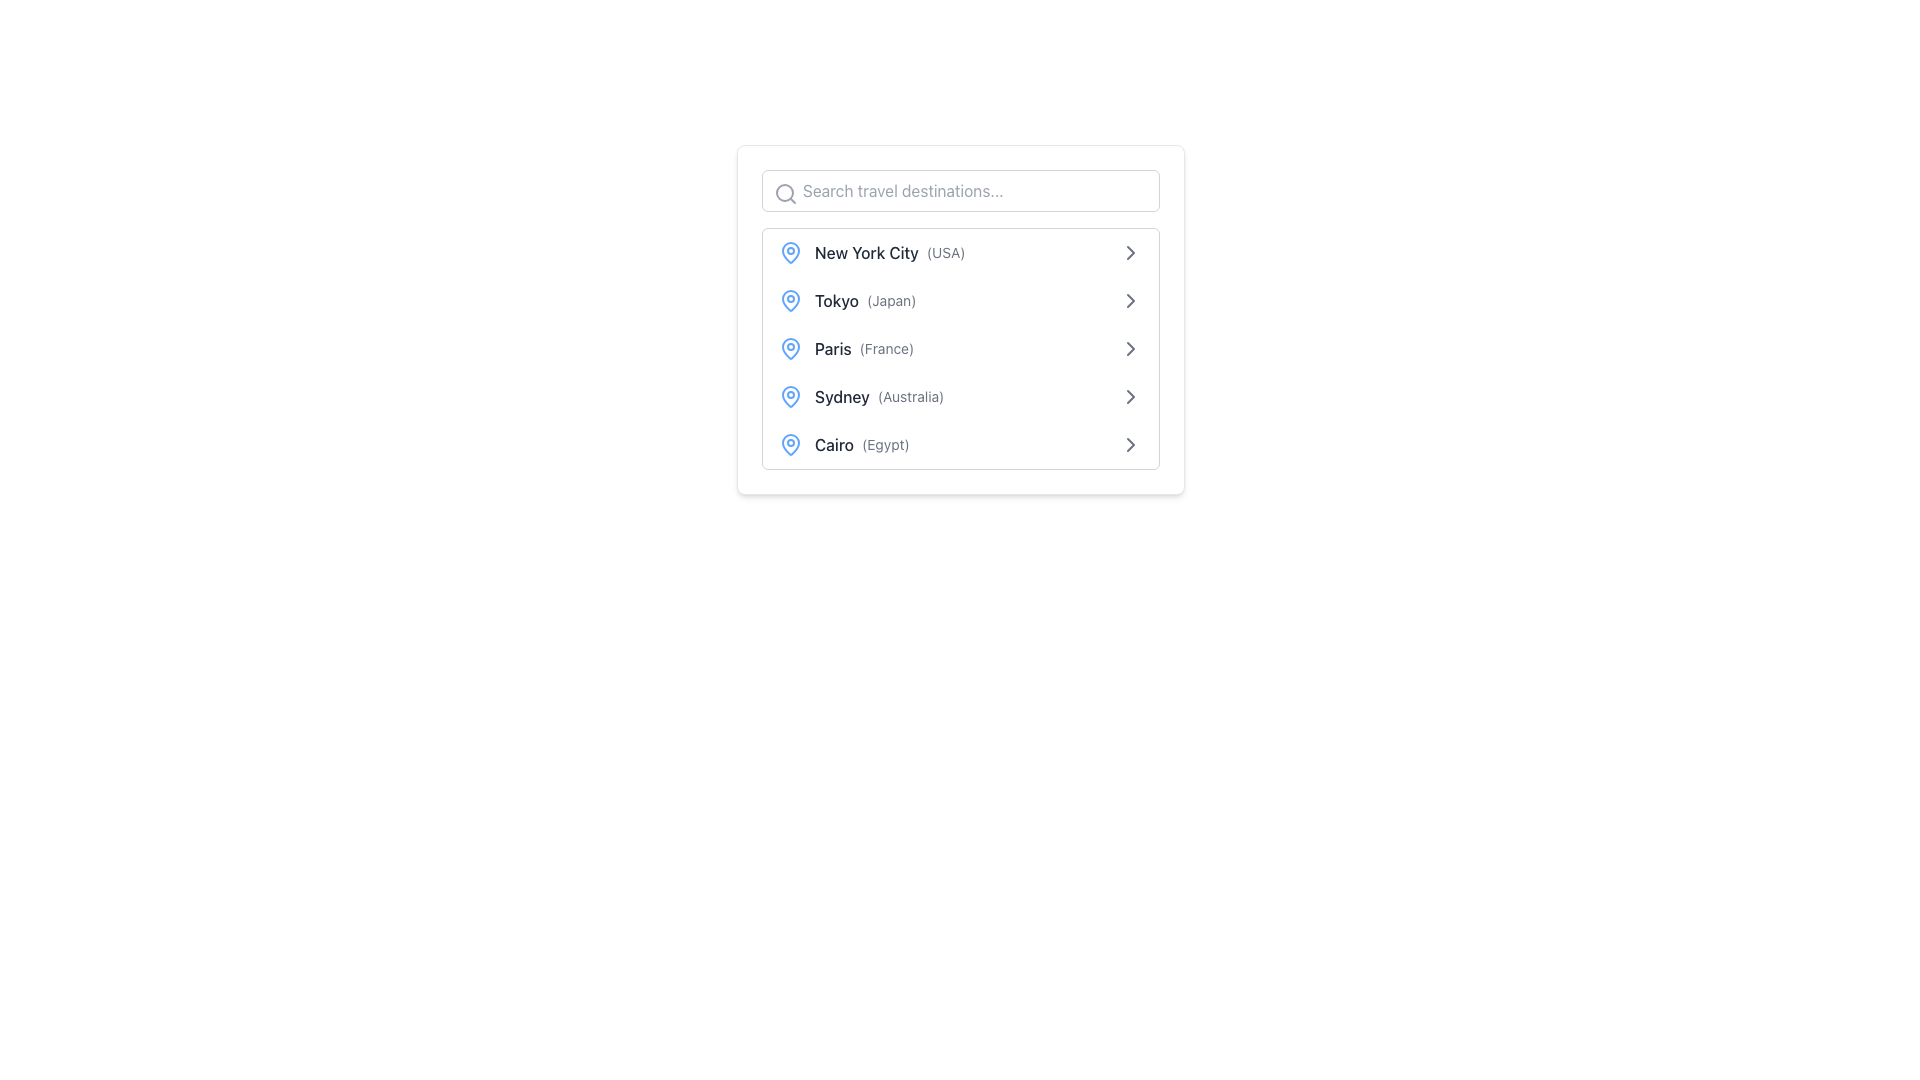 The width and height of the screenshot is (1920, 1080). I want to click on the navigation icon located to the far right of the 'Cairo (Egypt)' text in the interactive list, so click(1131, 443).